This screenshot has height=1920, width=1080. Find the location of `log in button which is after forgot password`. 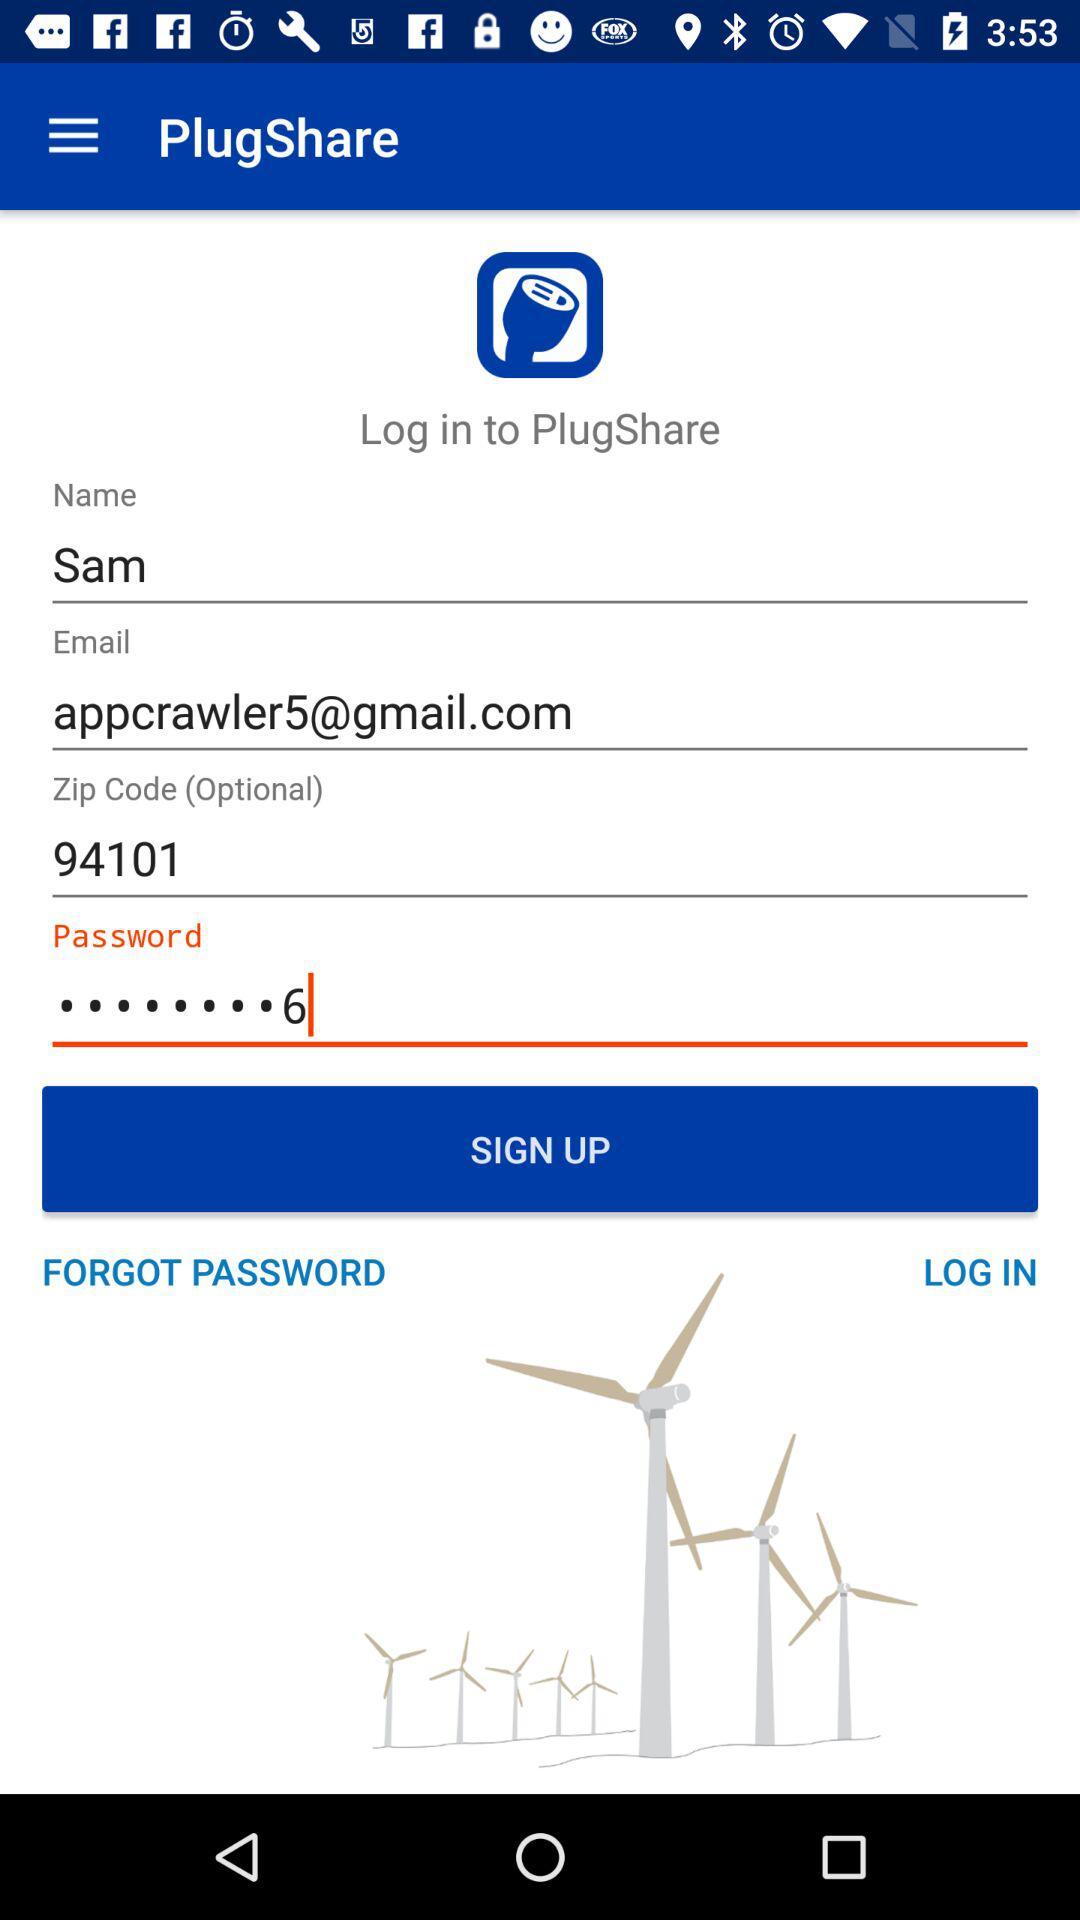

log in button which is after forgot password is located at coordinates (968, 1270).